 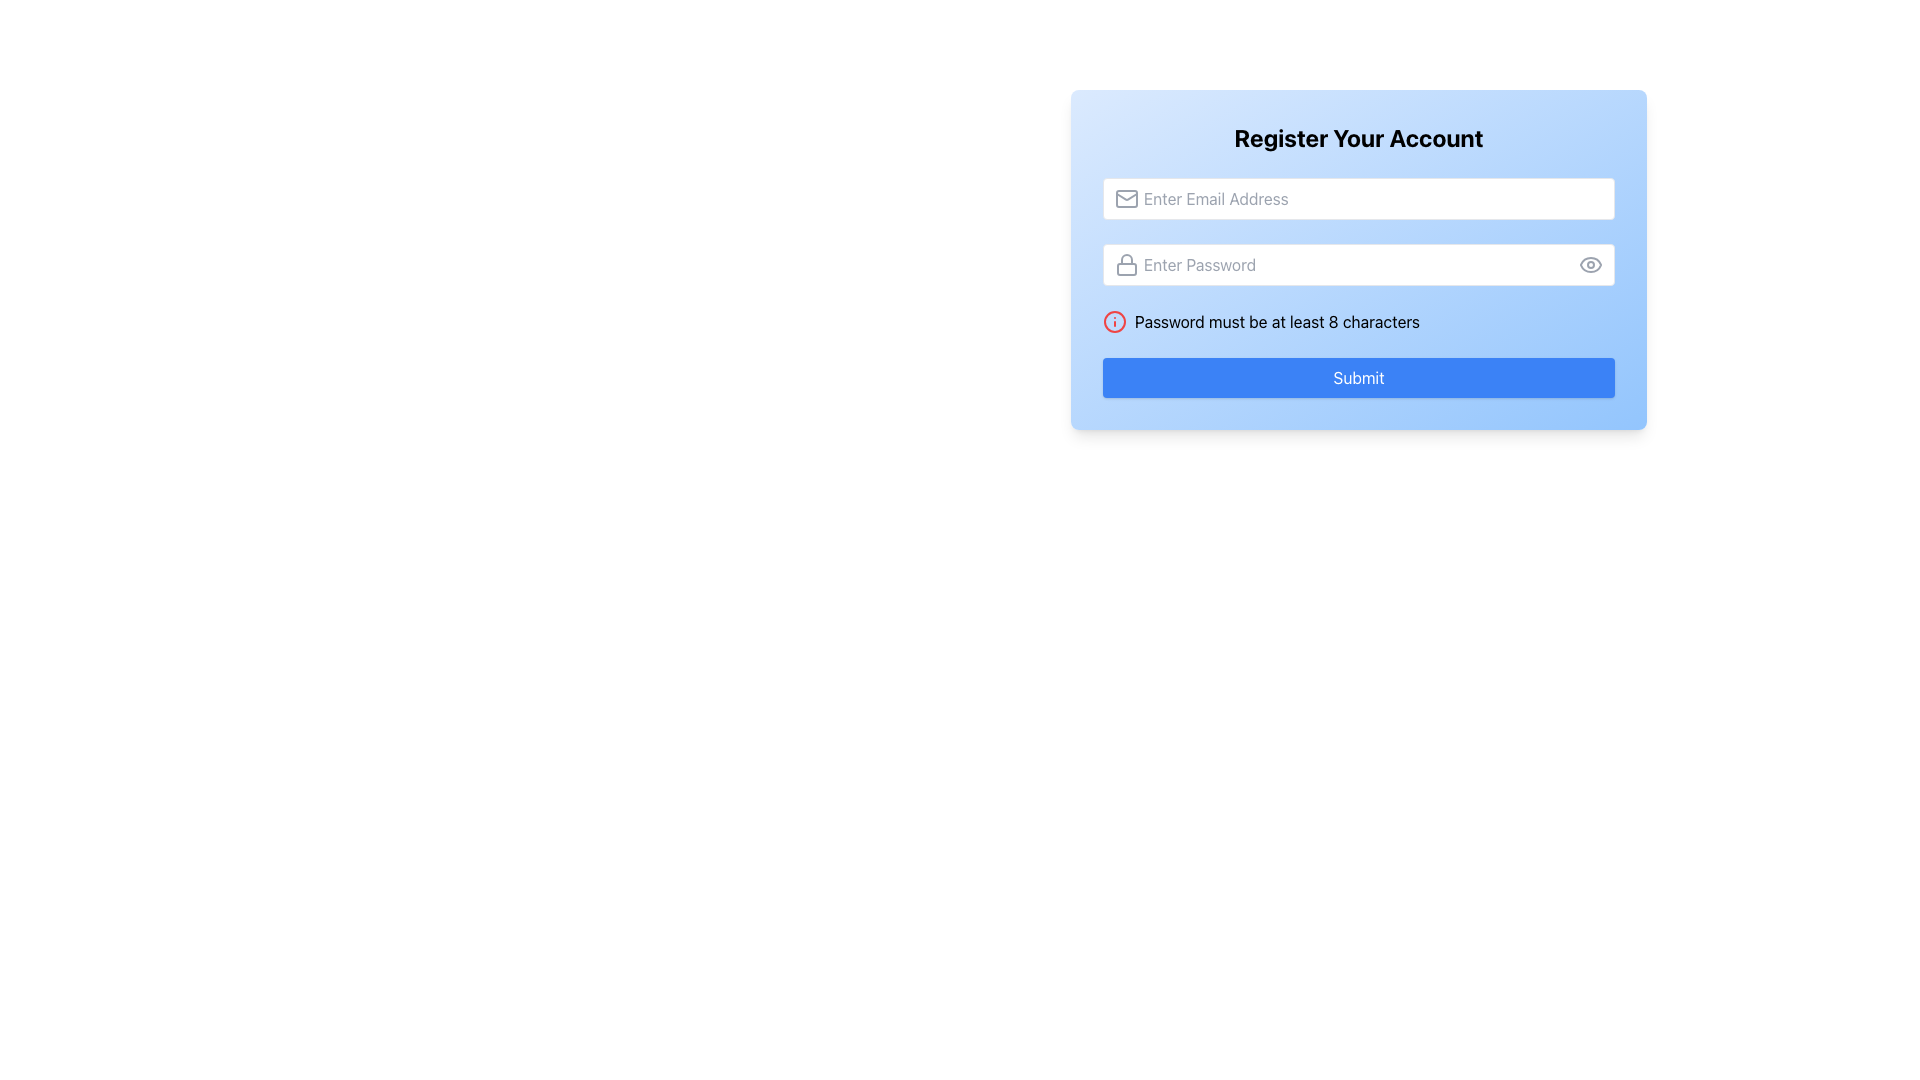 What do you see at coordinates (1358, 320) in the screenshot?
I see `the informational text displaying 'Password must be at least 8 characters' next to the red info icon, located beneath the 'Enter Password' input field and above the 'Submit' button in the registration form` at bounding box center [1358, 320].